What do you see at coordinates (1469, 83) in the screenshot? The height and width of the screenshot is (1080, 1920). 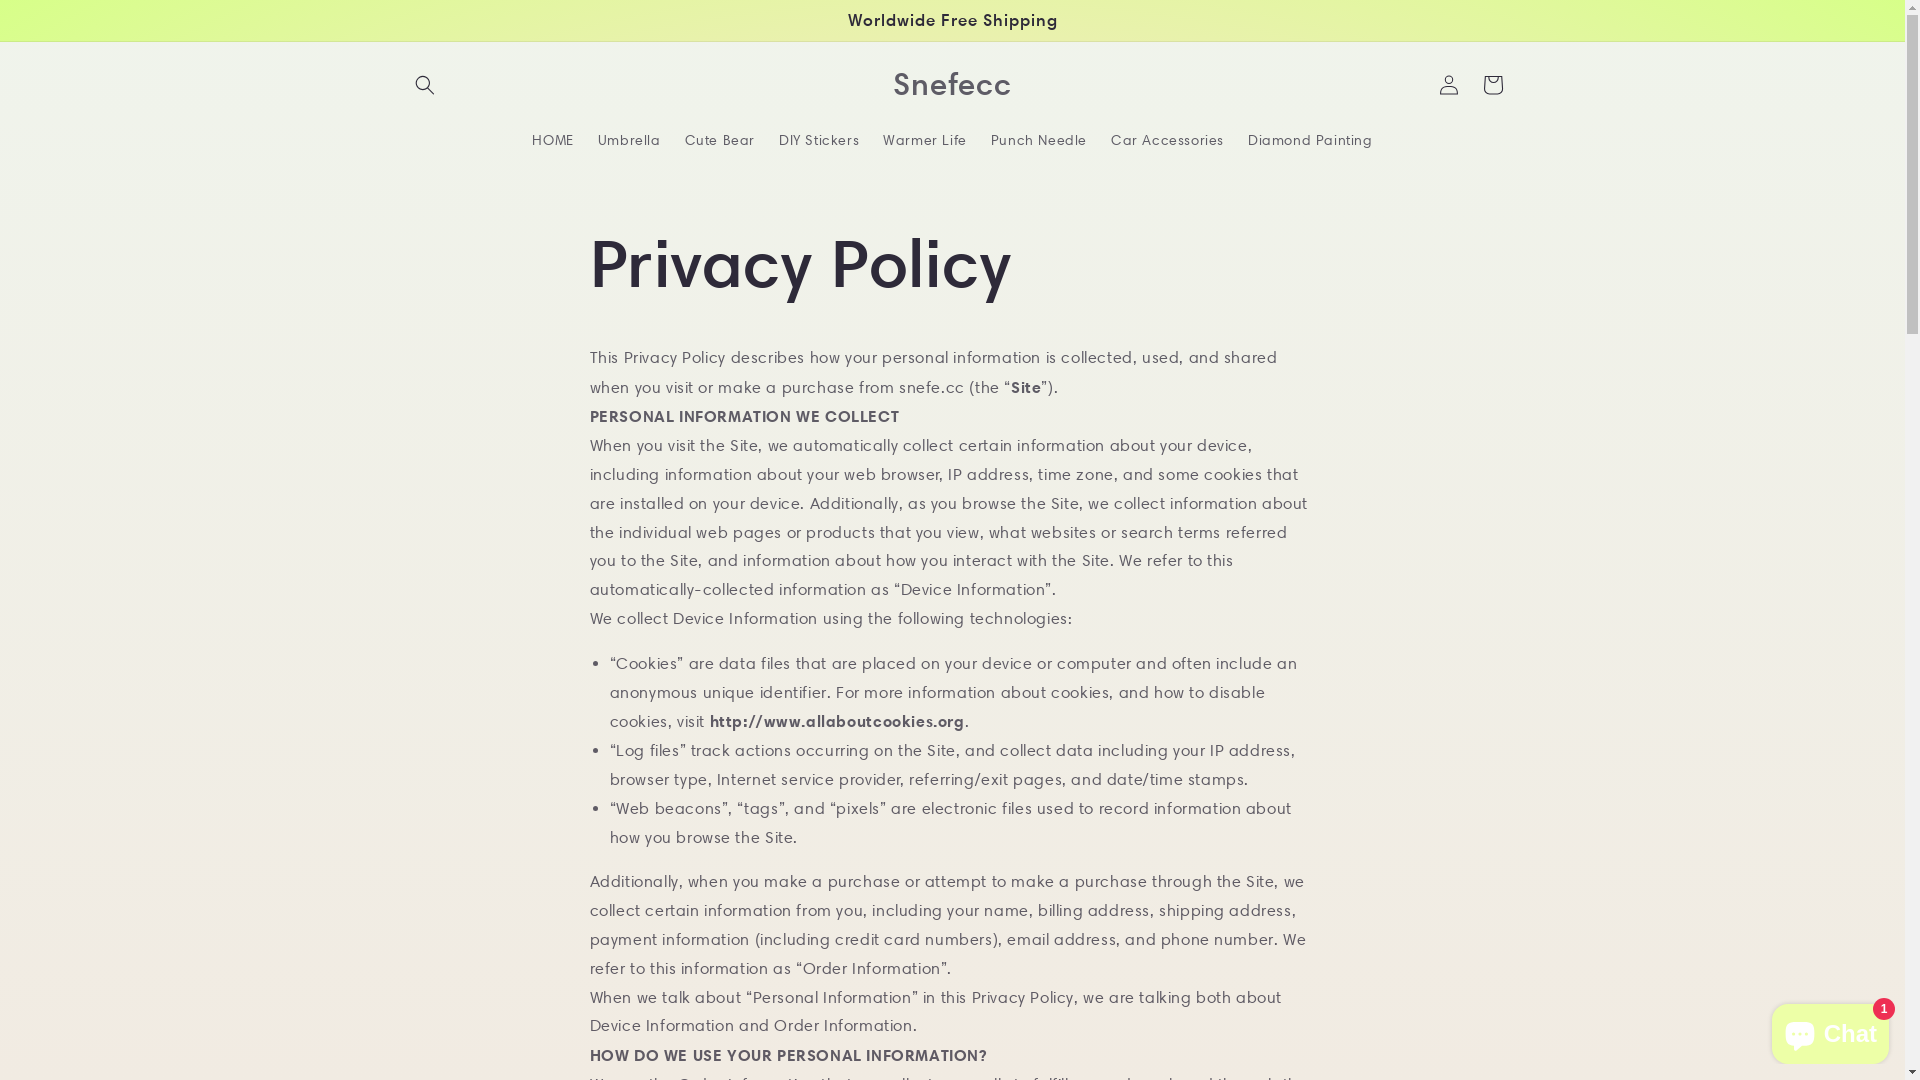 I see `'Cart'` at bounding box center [1469, 83].